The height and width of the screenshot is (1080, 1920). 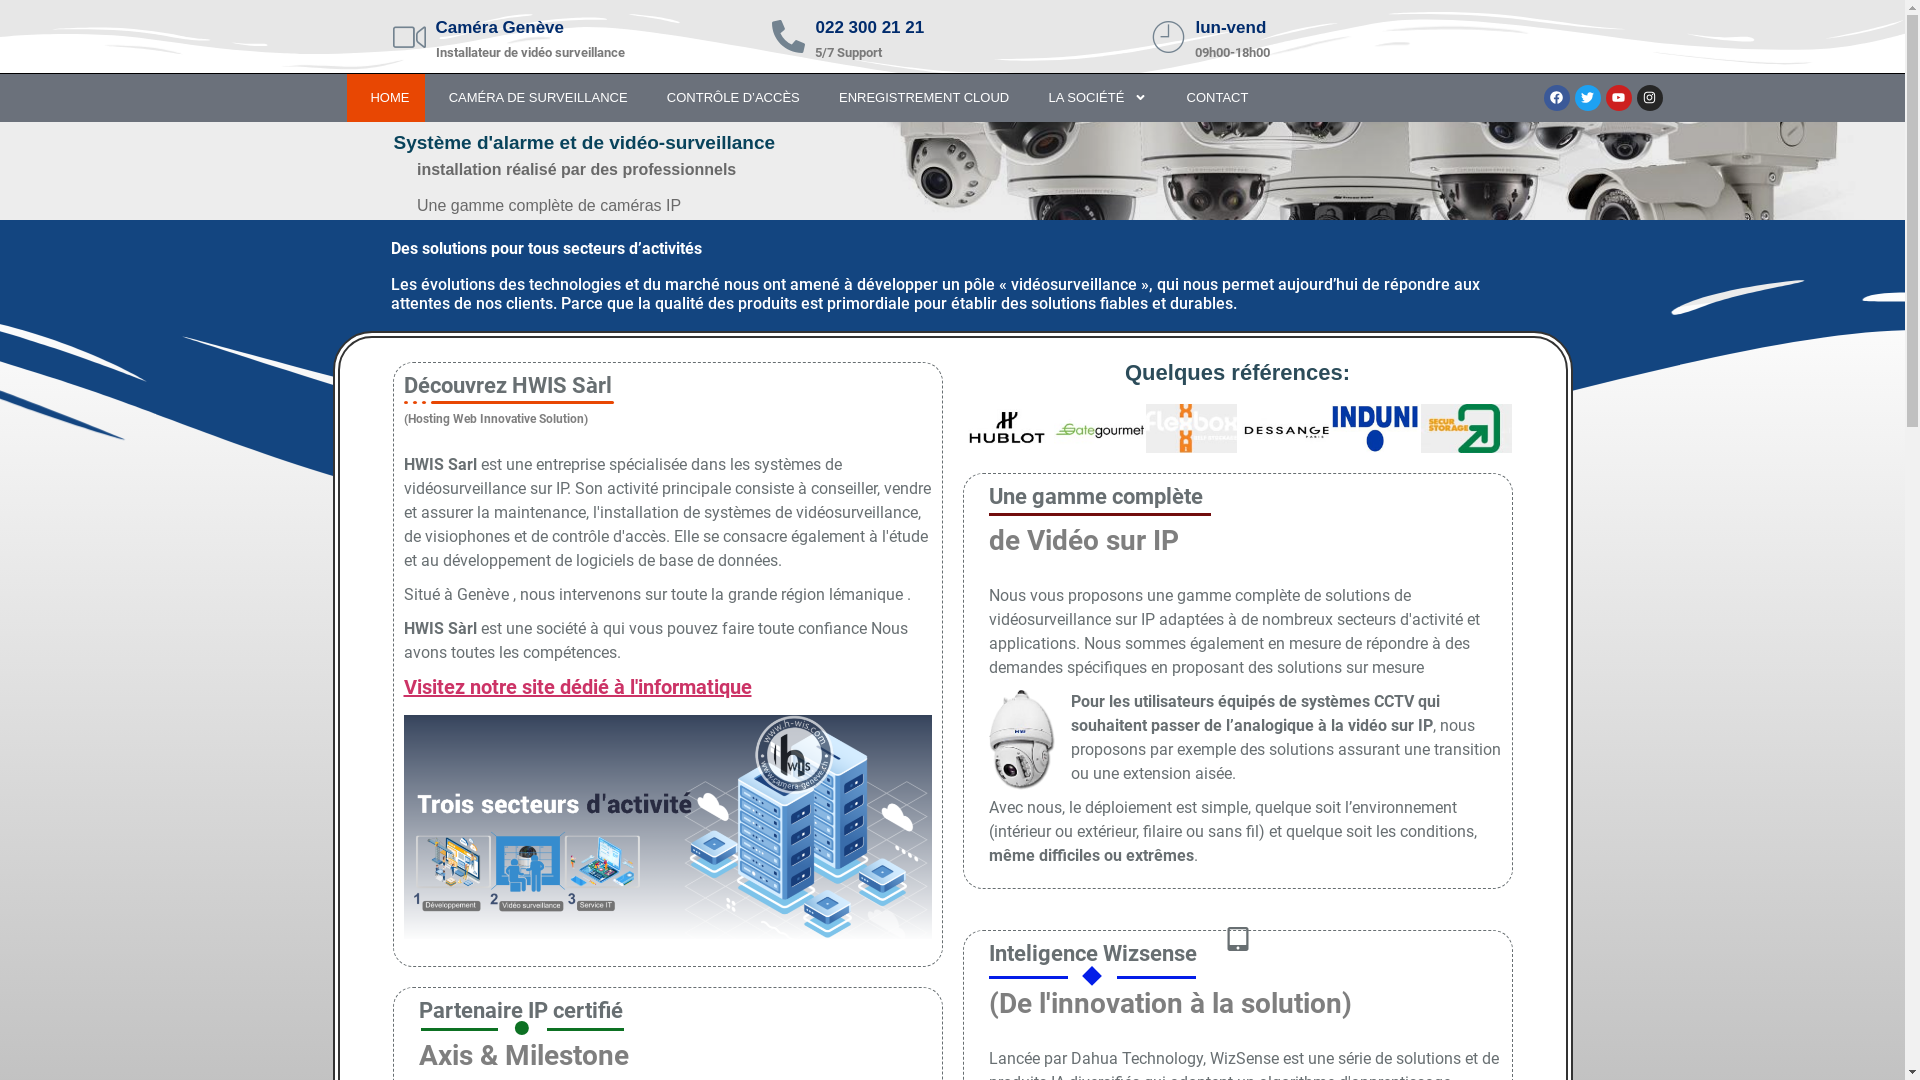 I want to click on '  HOME', so click(x=346, y=97).